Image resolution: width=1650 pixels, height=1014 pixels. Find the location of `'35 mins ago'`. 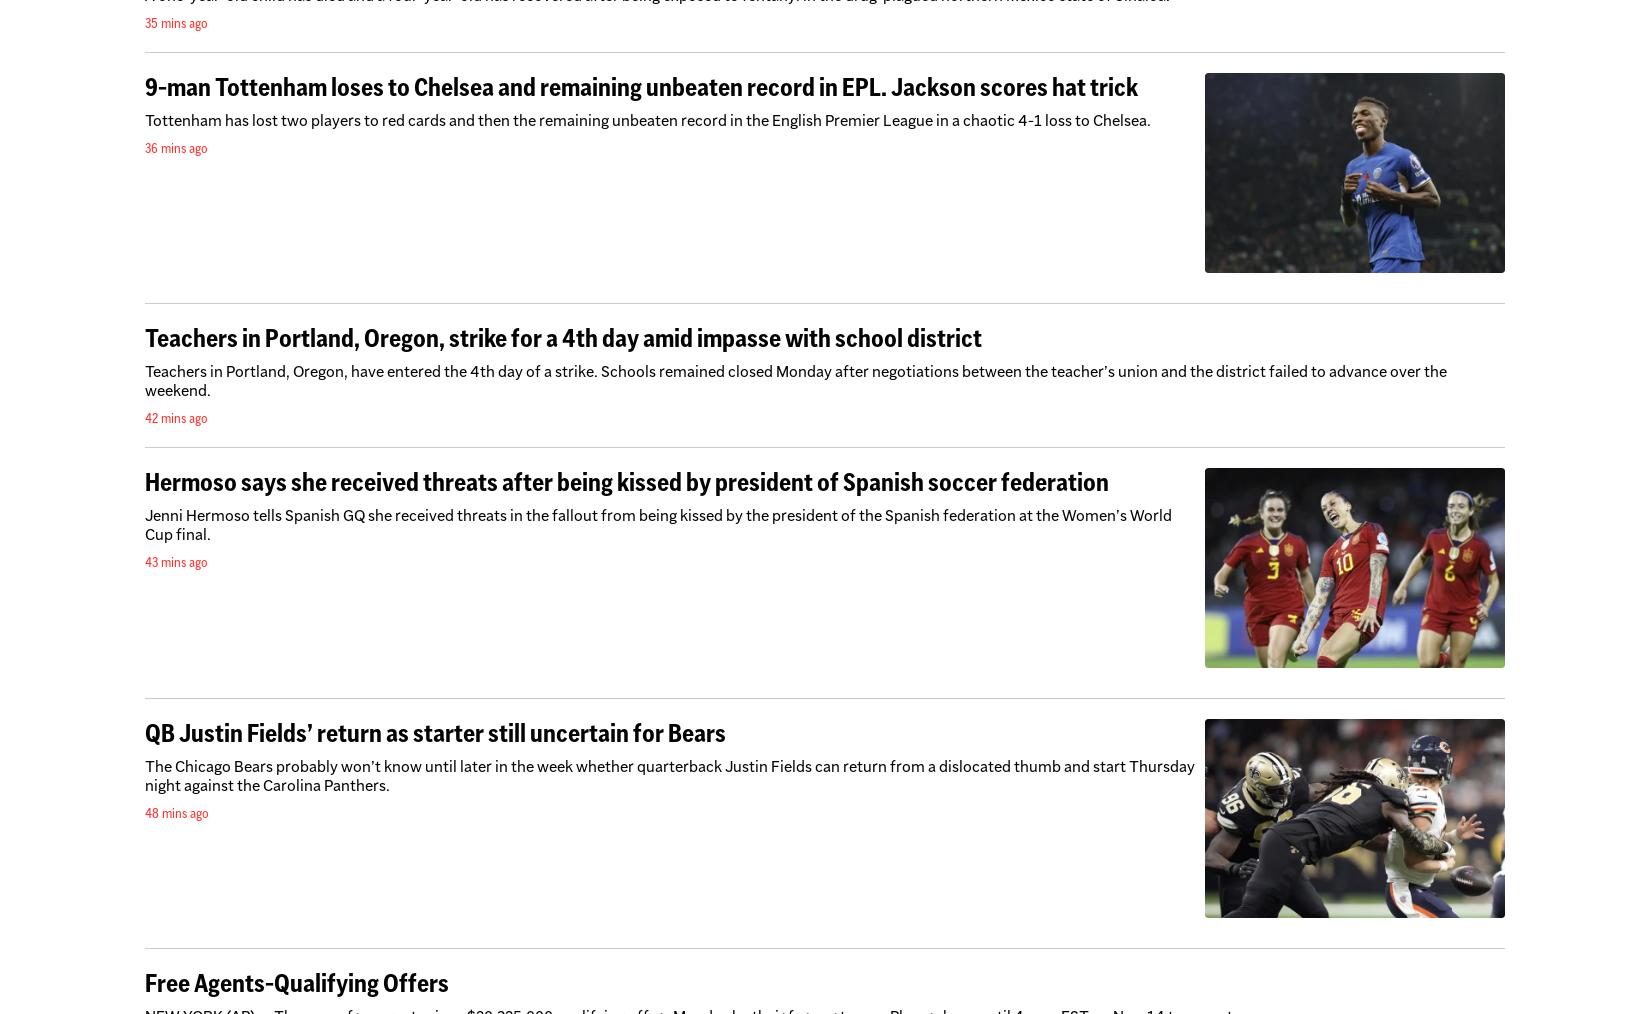

'35 mins ago' is located at coordinates (145, 22).